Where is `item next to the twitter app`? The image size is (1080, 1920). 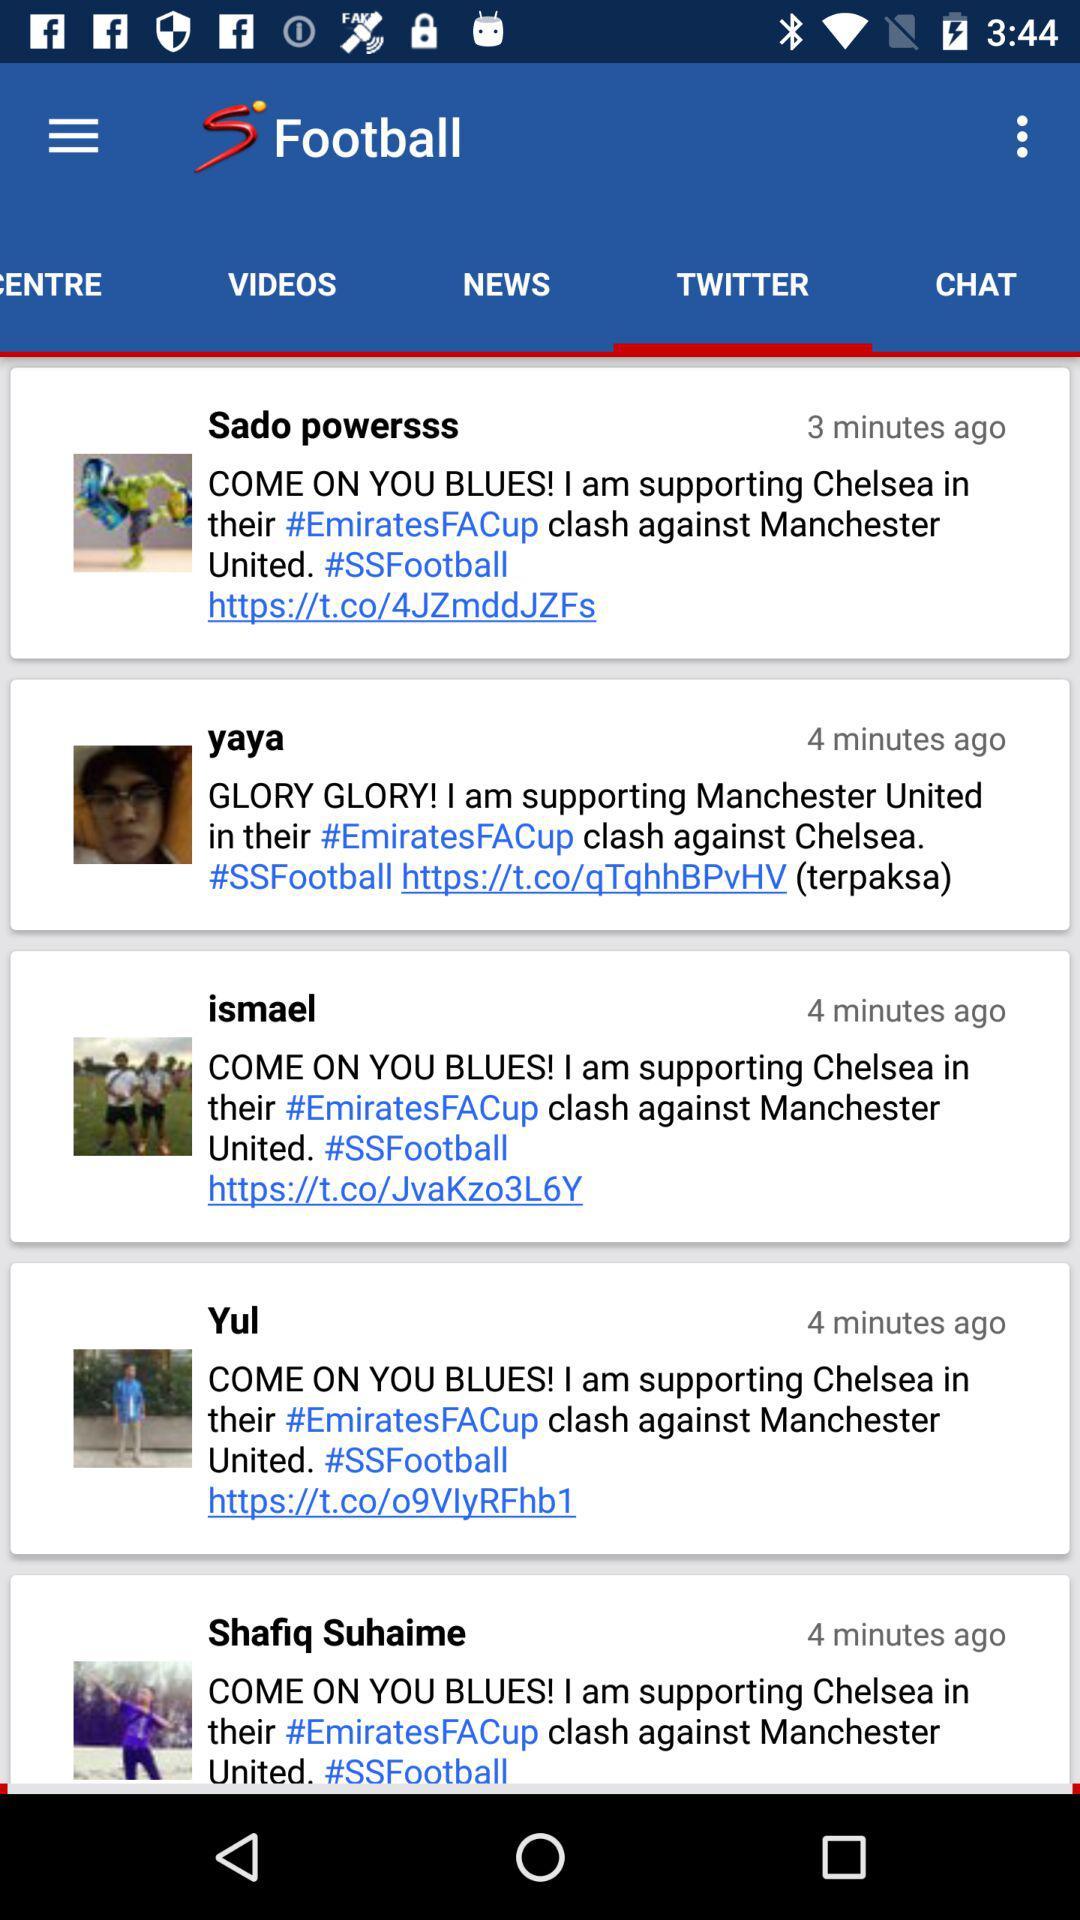 item next to the twitter app is located at coordinates (505, 282).